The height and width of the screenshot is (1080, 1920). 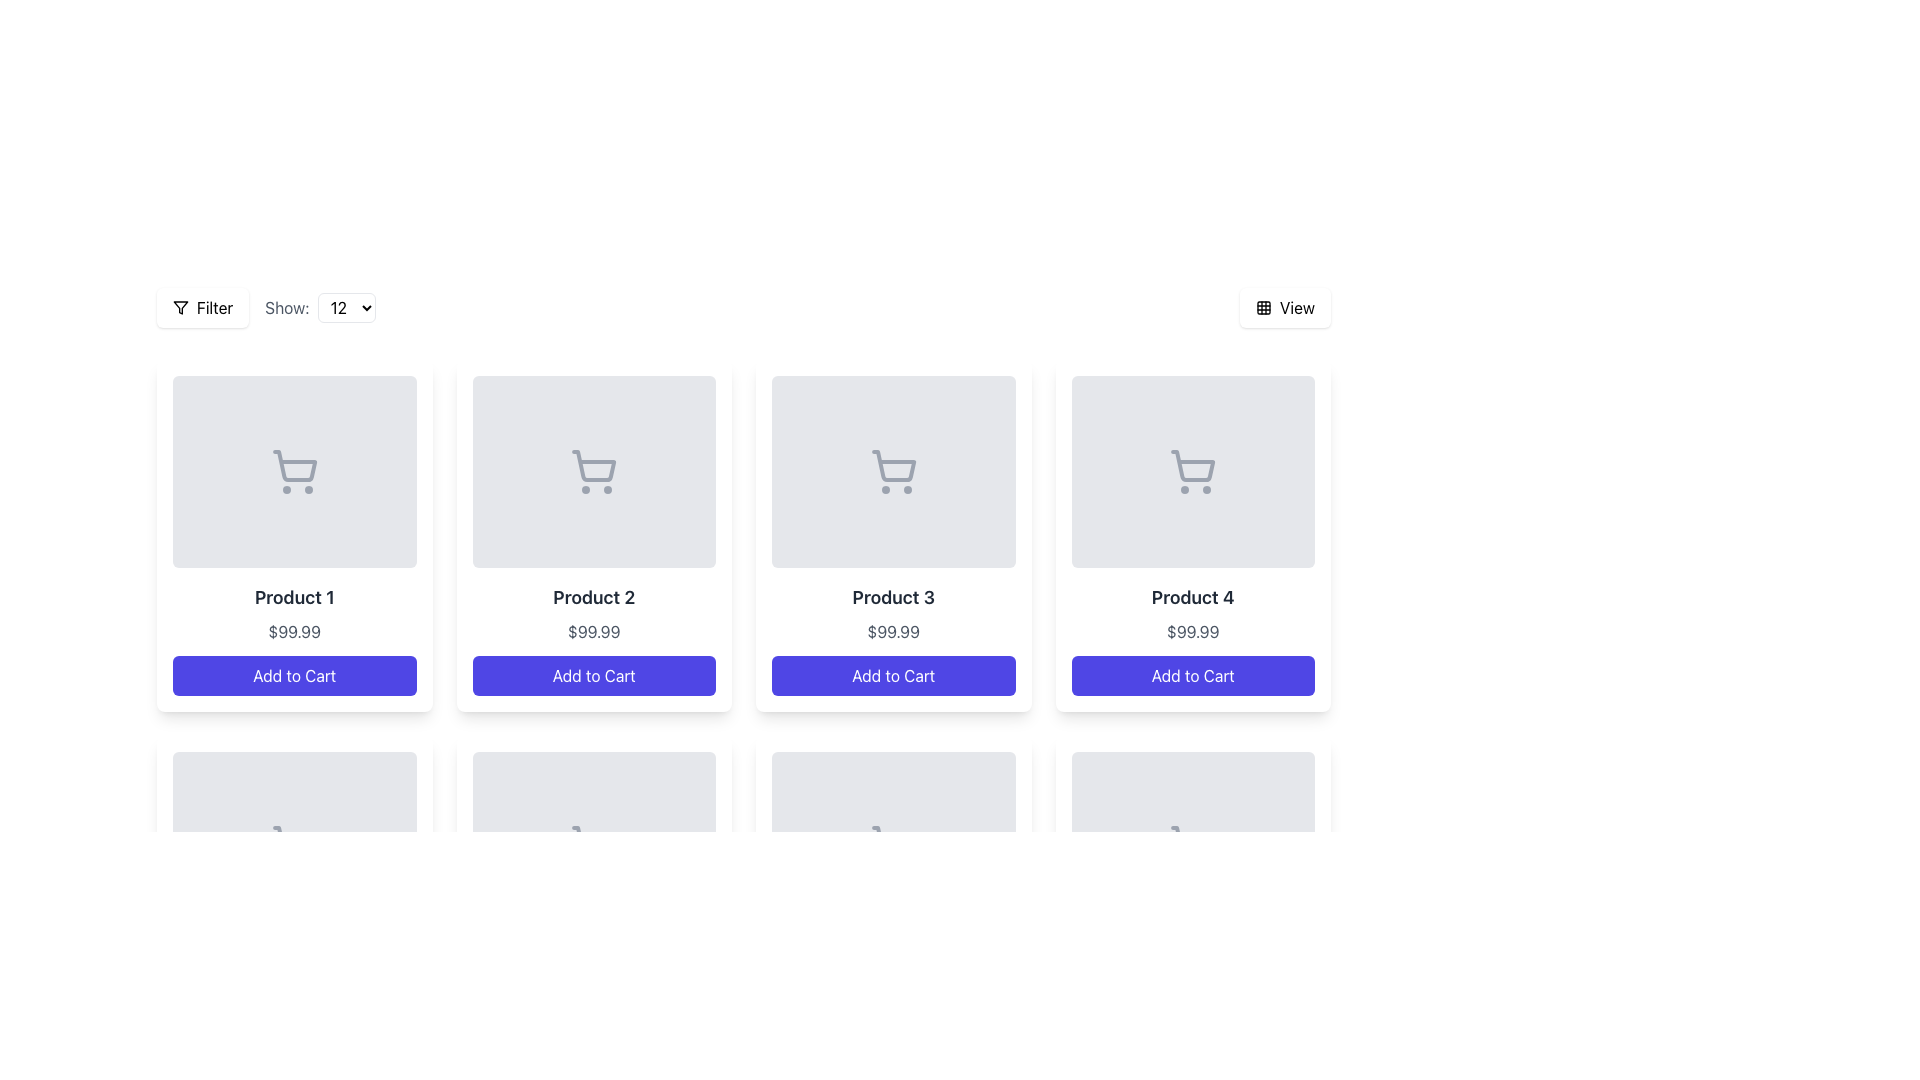 I want to click on the product image placeholder containing a shopping cart icon, which is located above the price label for 'Product 4' and the 'Add to Cart' button, so click(x=1193, y=471).